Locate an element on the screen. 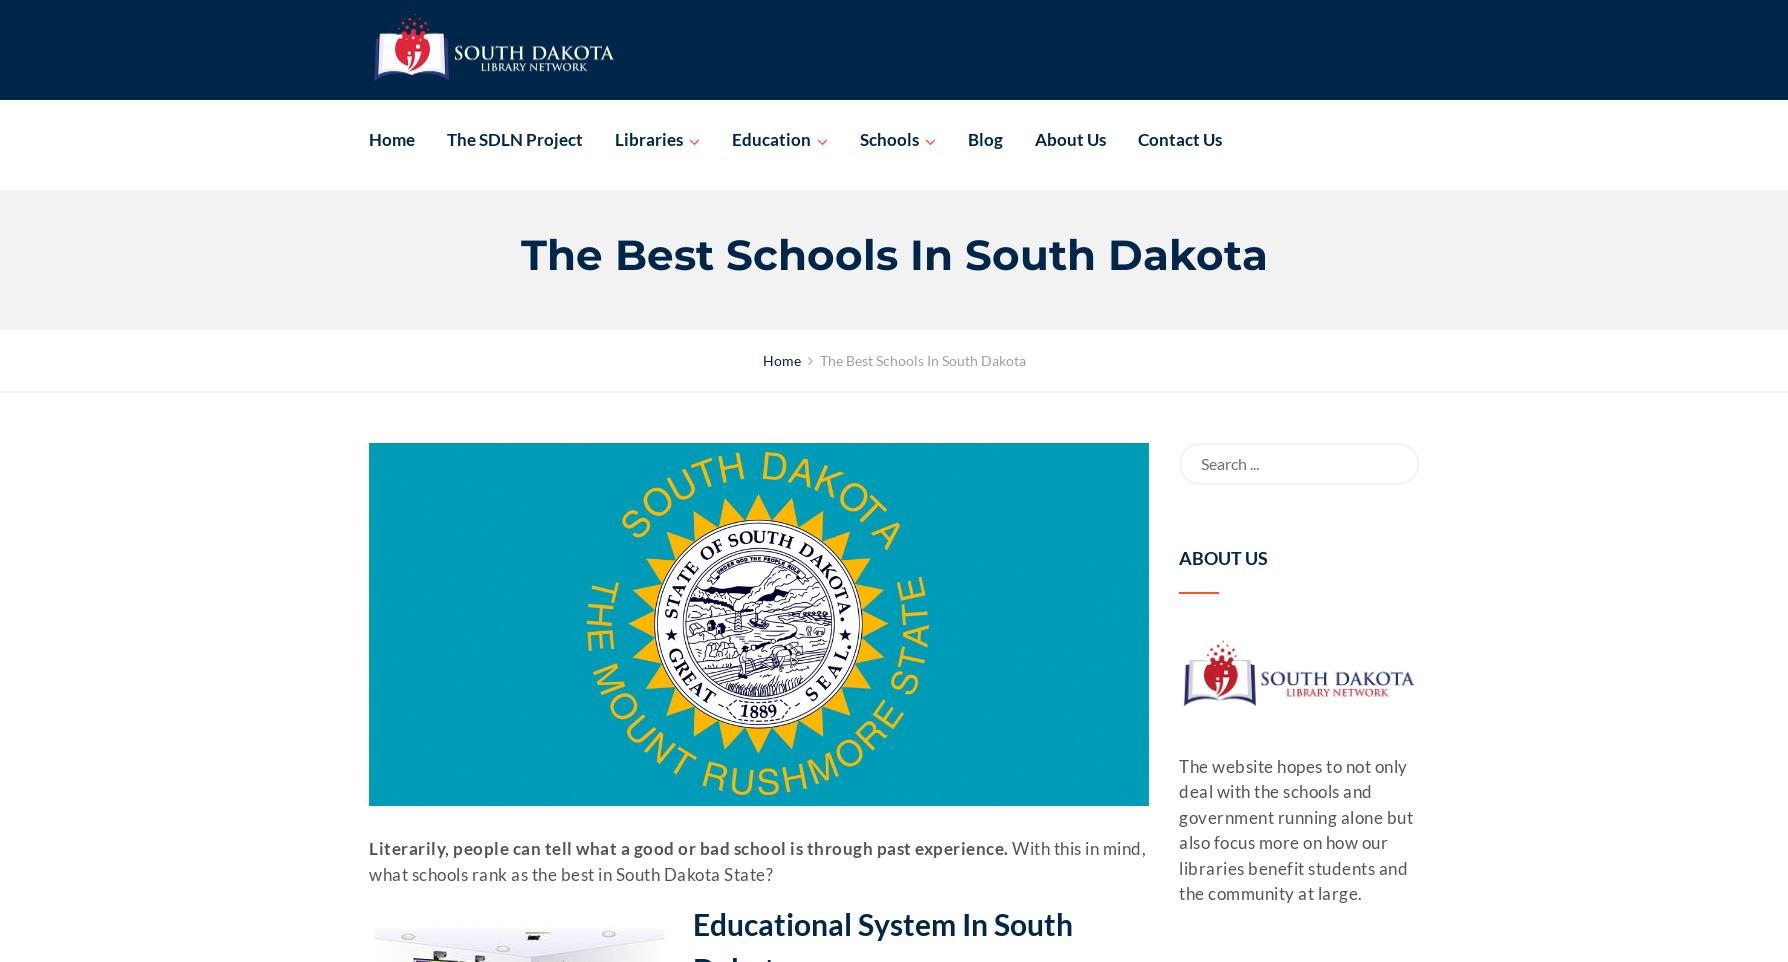  'With this in mind, what schools rank as the best in South Dakota State?' is located at coordinates (756, 860).